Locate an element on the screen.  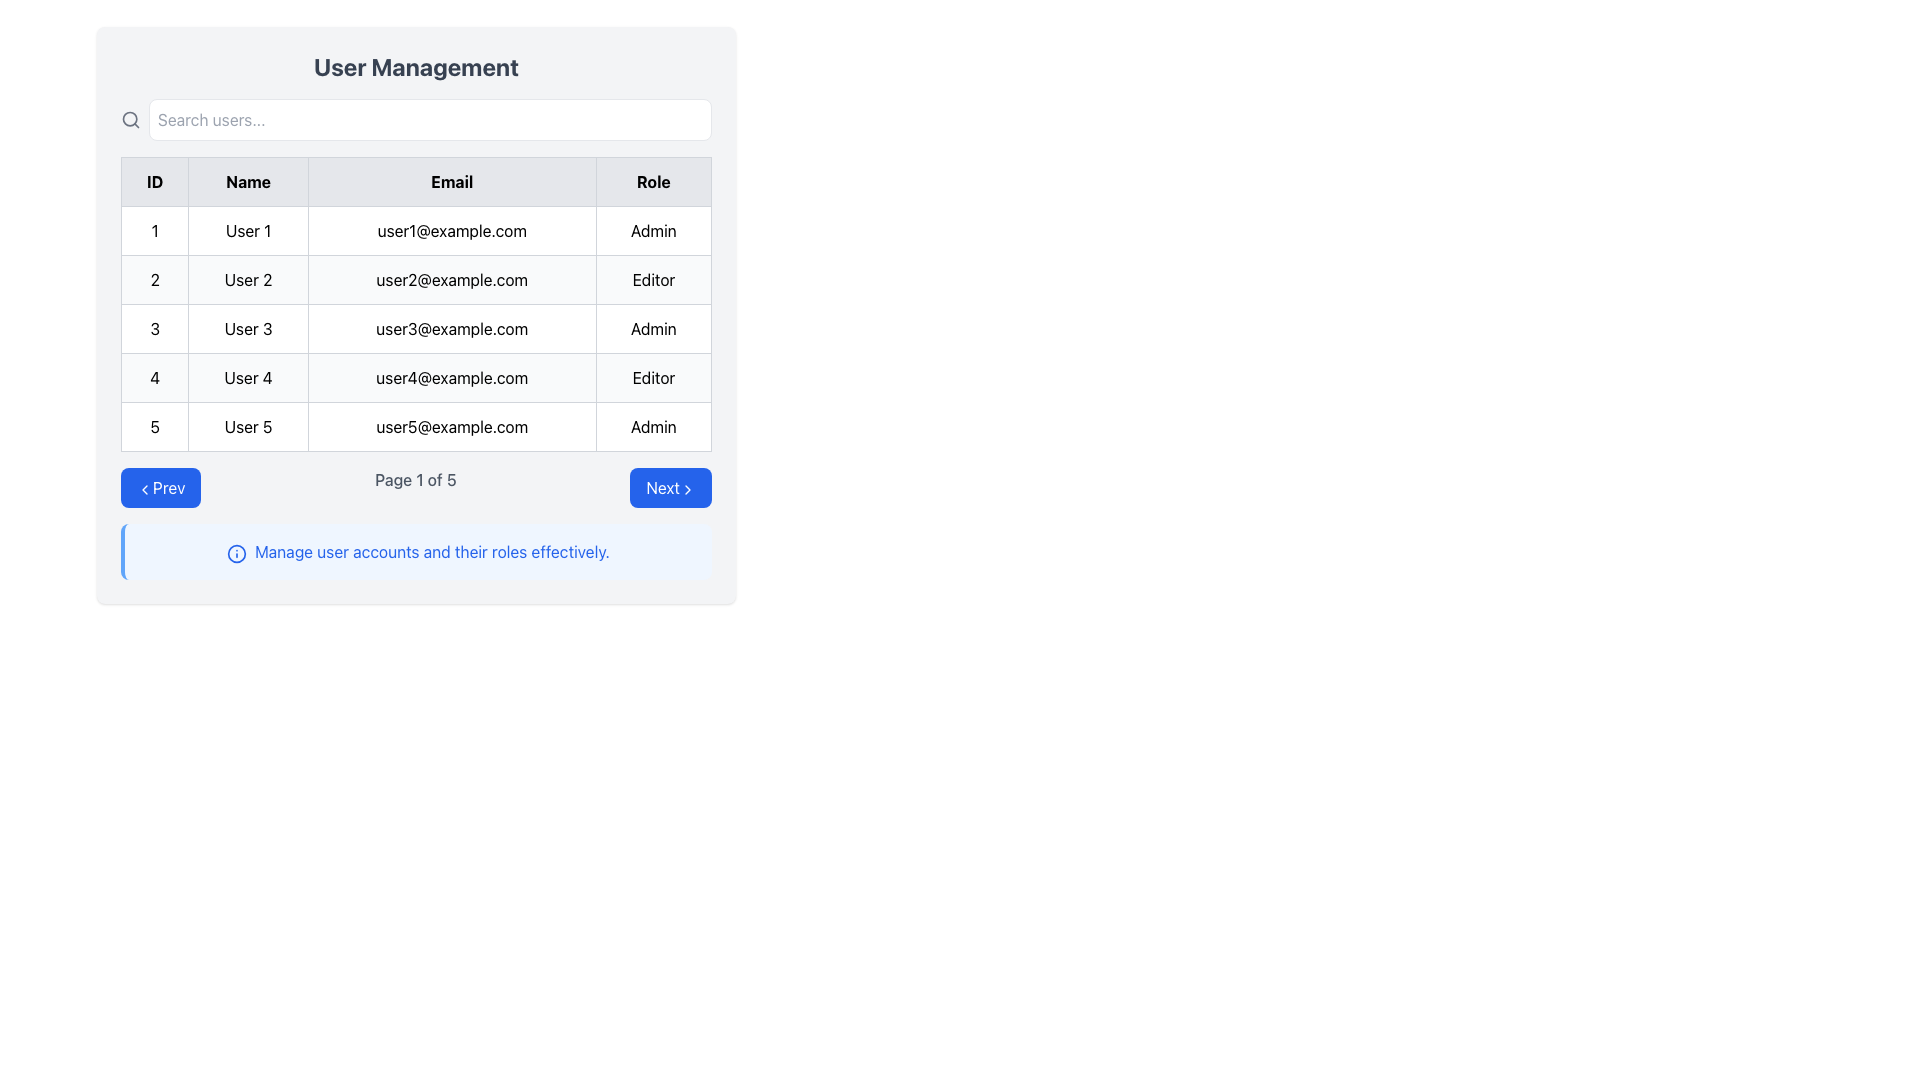
the fourth Table Header Cell in the header row of the table, which is positioned to the far right and indicates the role of individuals listed below is located at coordinates (653, 181).